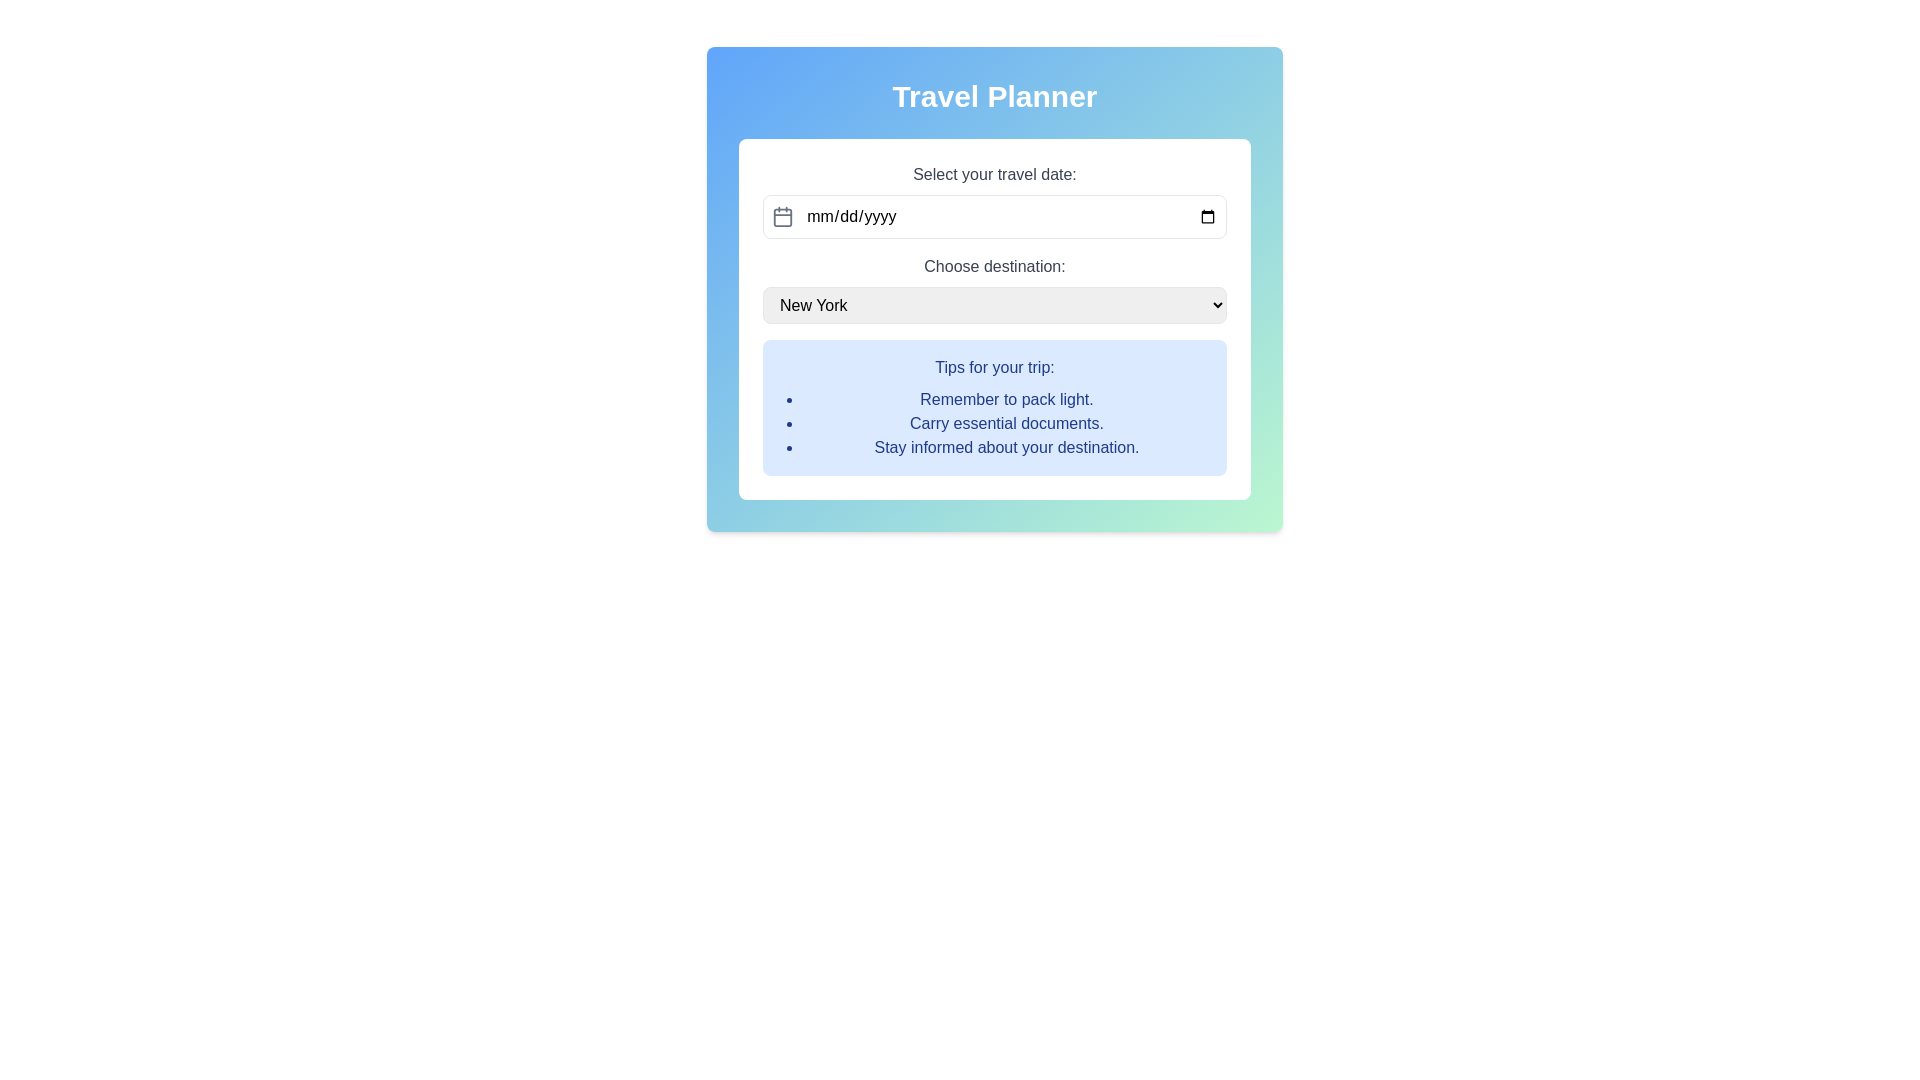 This screenshot has height=1080, width=1920. What do you see at coordinates (1007, 423) in the screenshot?
I see `the Text Display element that provides tips about carrying essential documents, located in the second position under 'Tips for your trip'` at bounding box center [1007, 423].